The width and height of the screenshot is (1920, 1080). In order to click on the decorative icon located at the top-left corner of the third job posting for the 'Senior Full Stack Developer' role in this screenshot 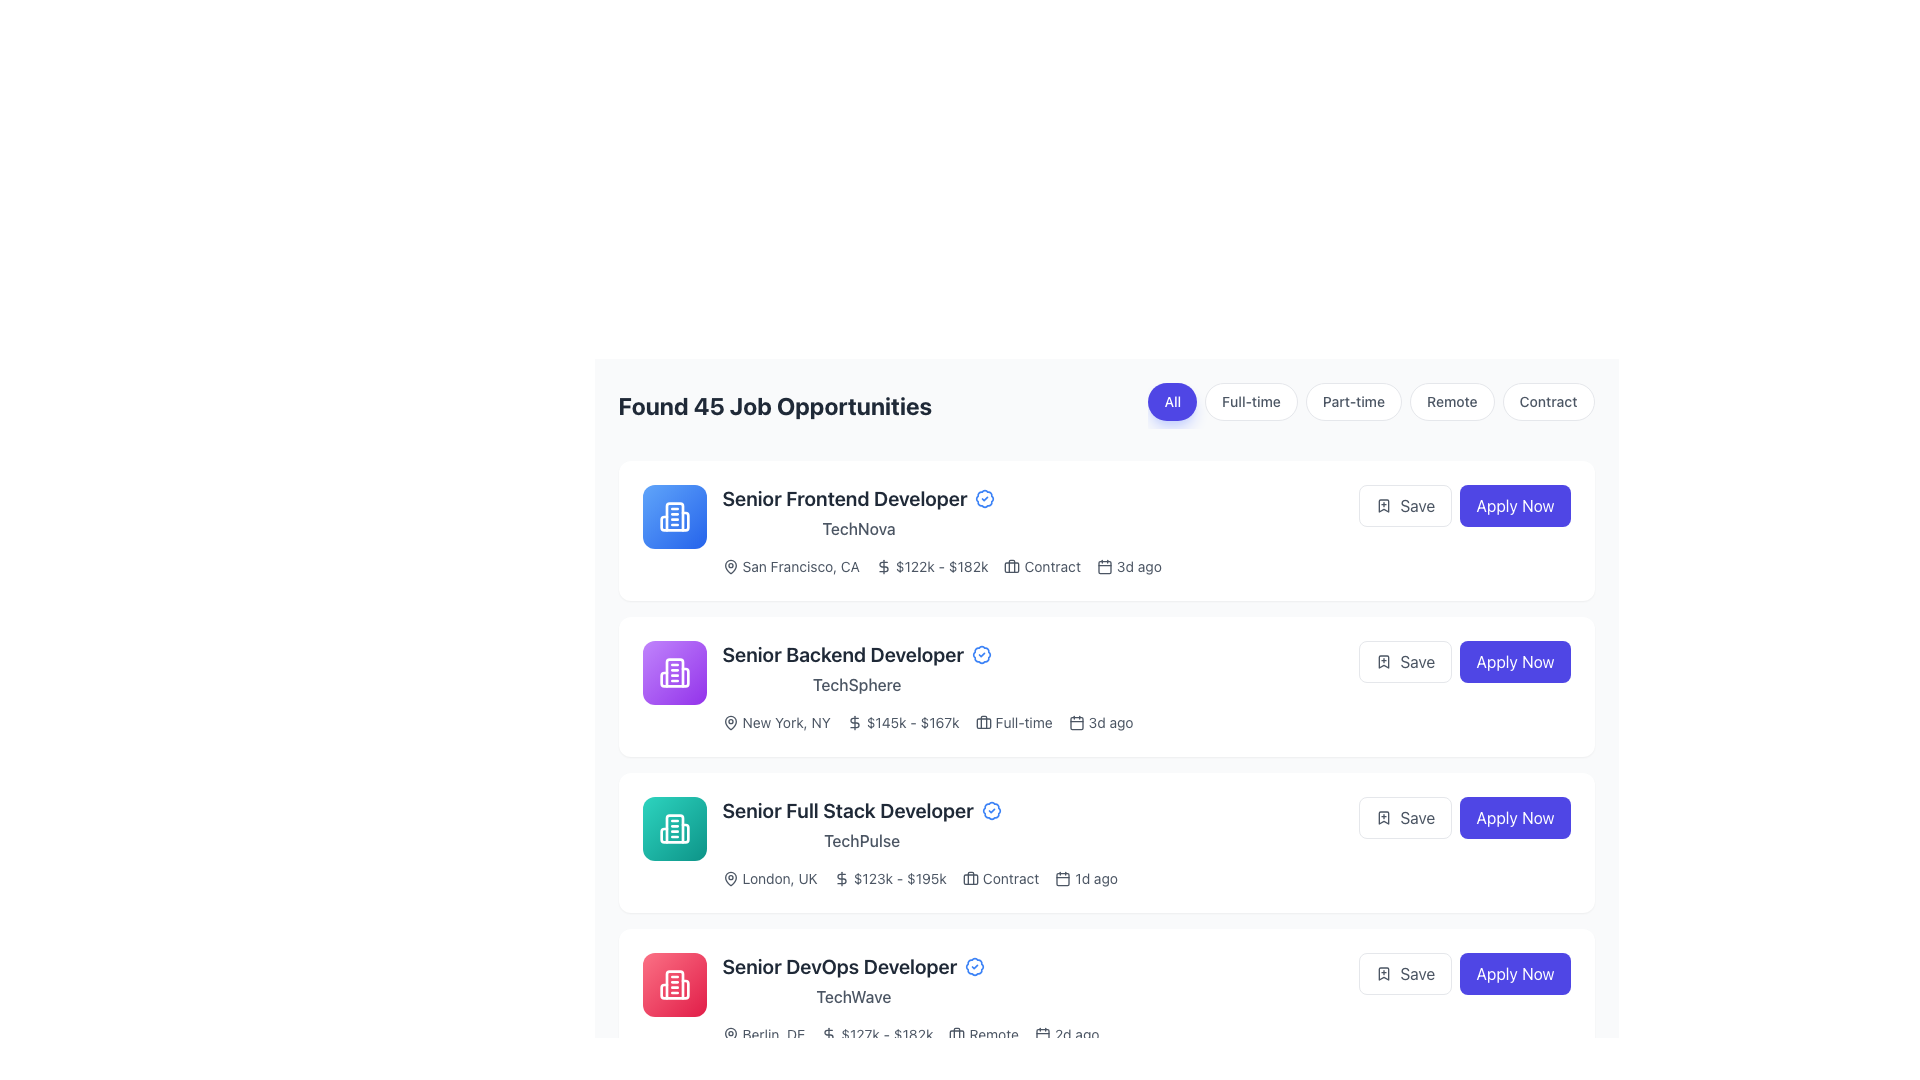, I will do `click(674, 829)`.